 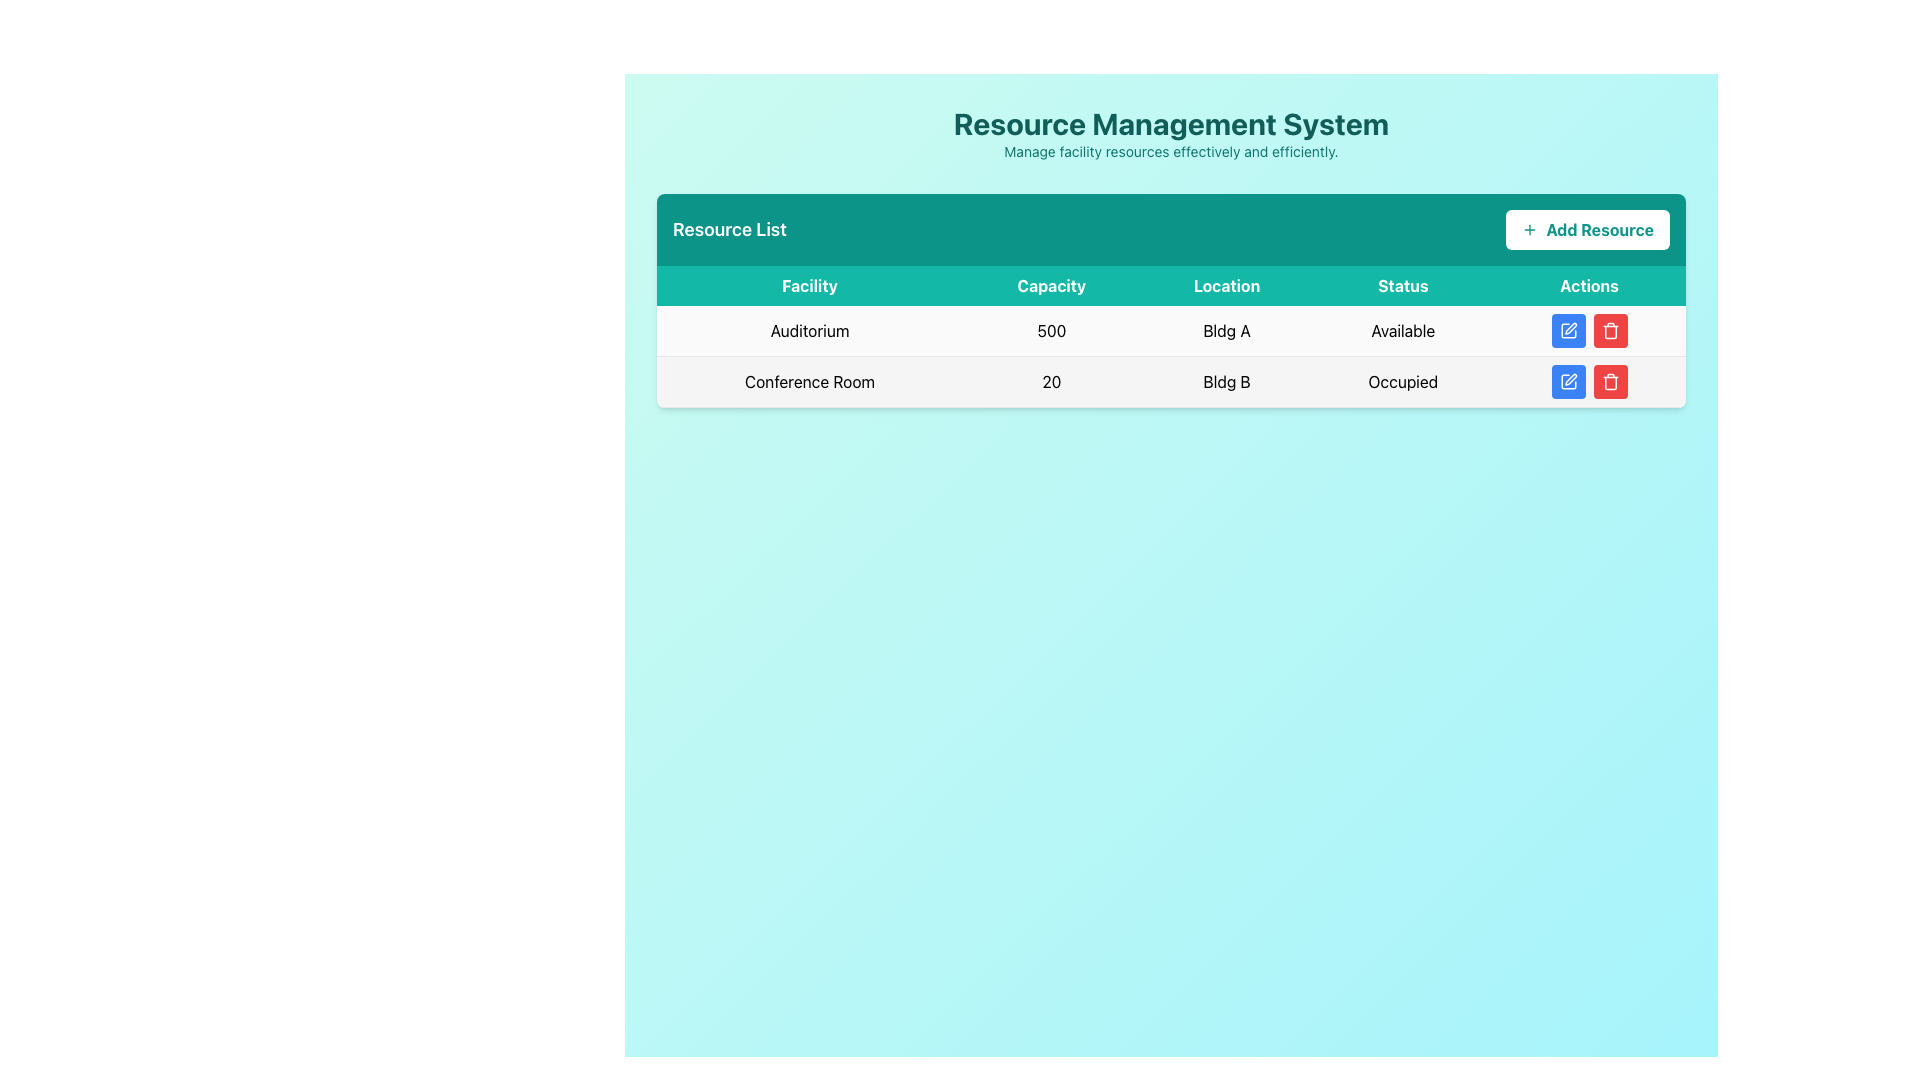 I want to click on the blue square icon with a pen symbol in the 'Actions' column of the second row in the resource table, so click(x=1567, y=381).